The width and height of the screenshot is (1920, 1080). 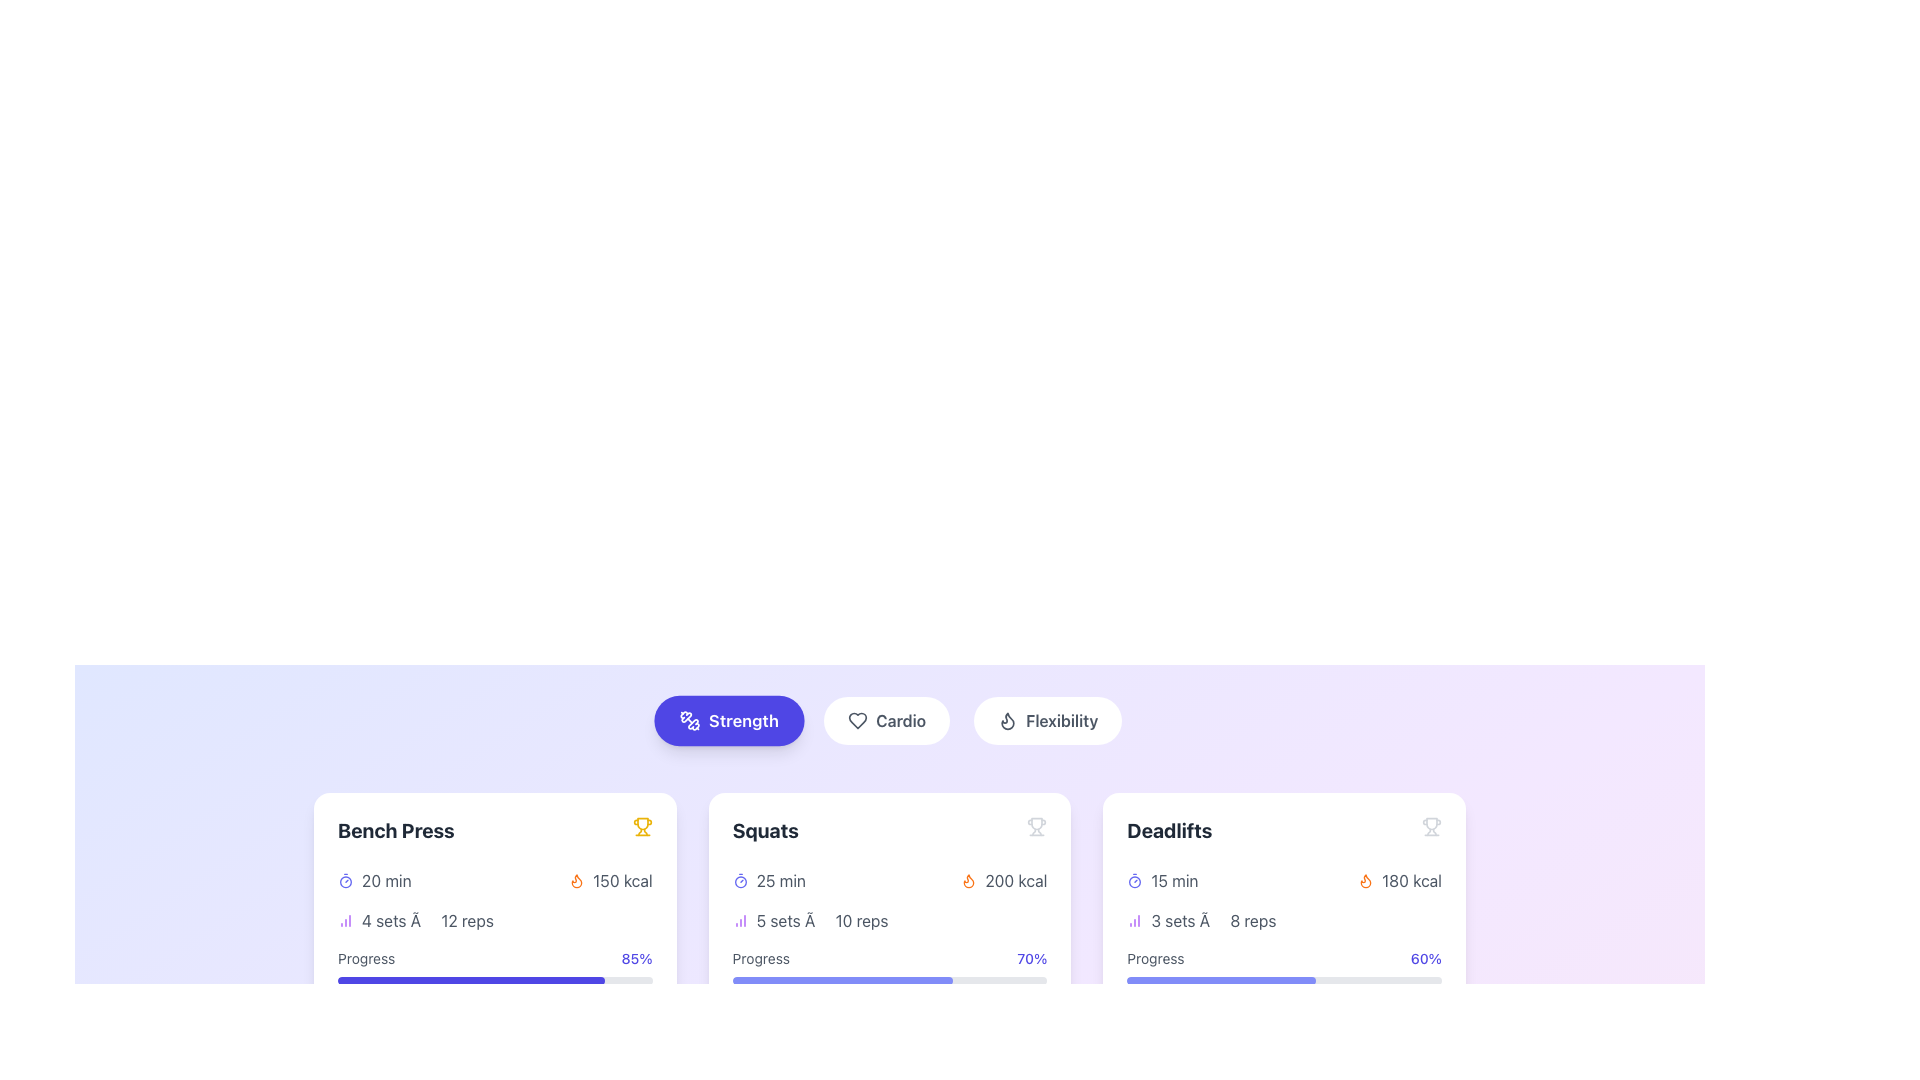 I want to click on the filled segment of the horizontal progress bar in vivid purple under the 'Bench Press' section, next to the '85%' text, so click(x=470, y=979).